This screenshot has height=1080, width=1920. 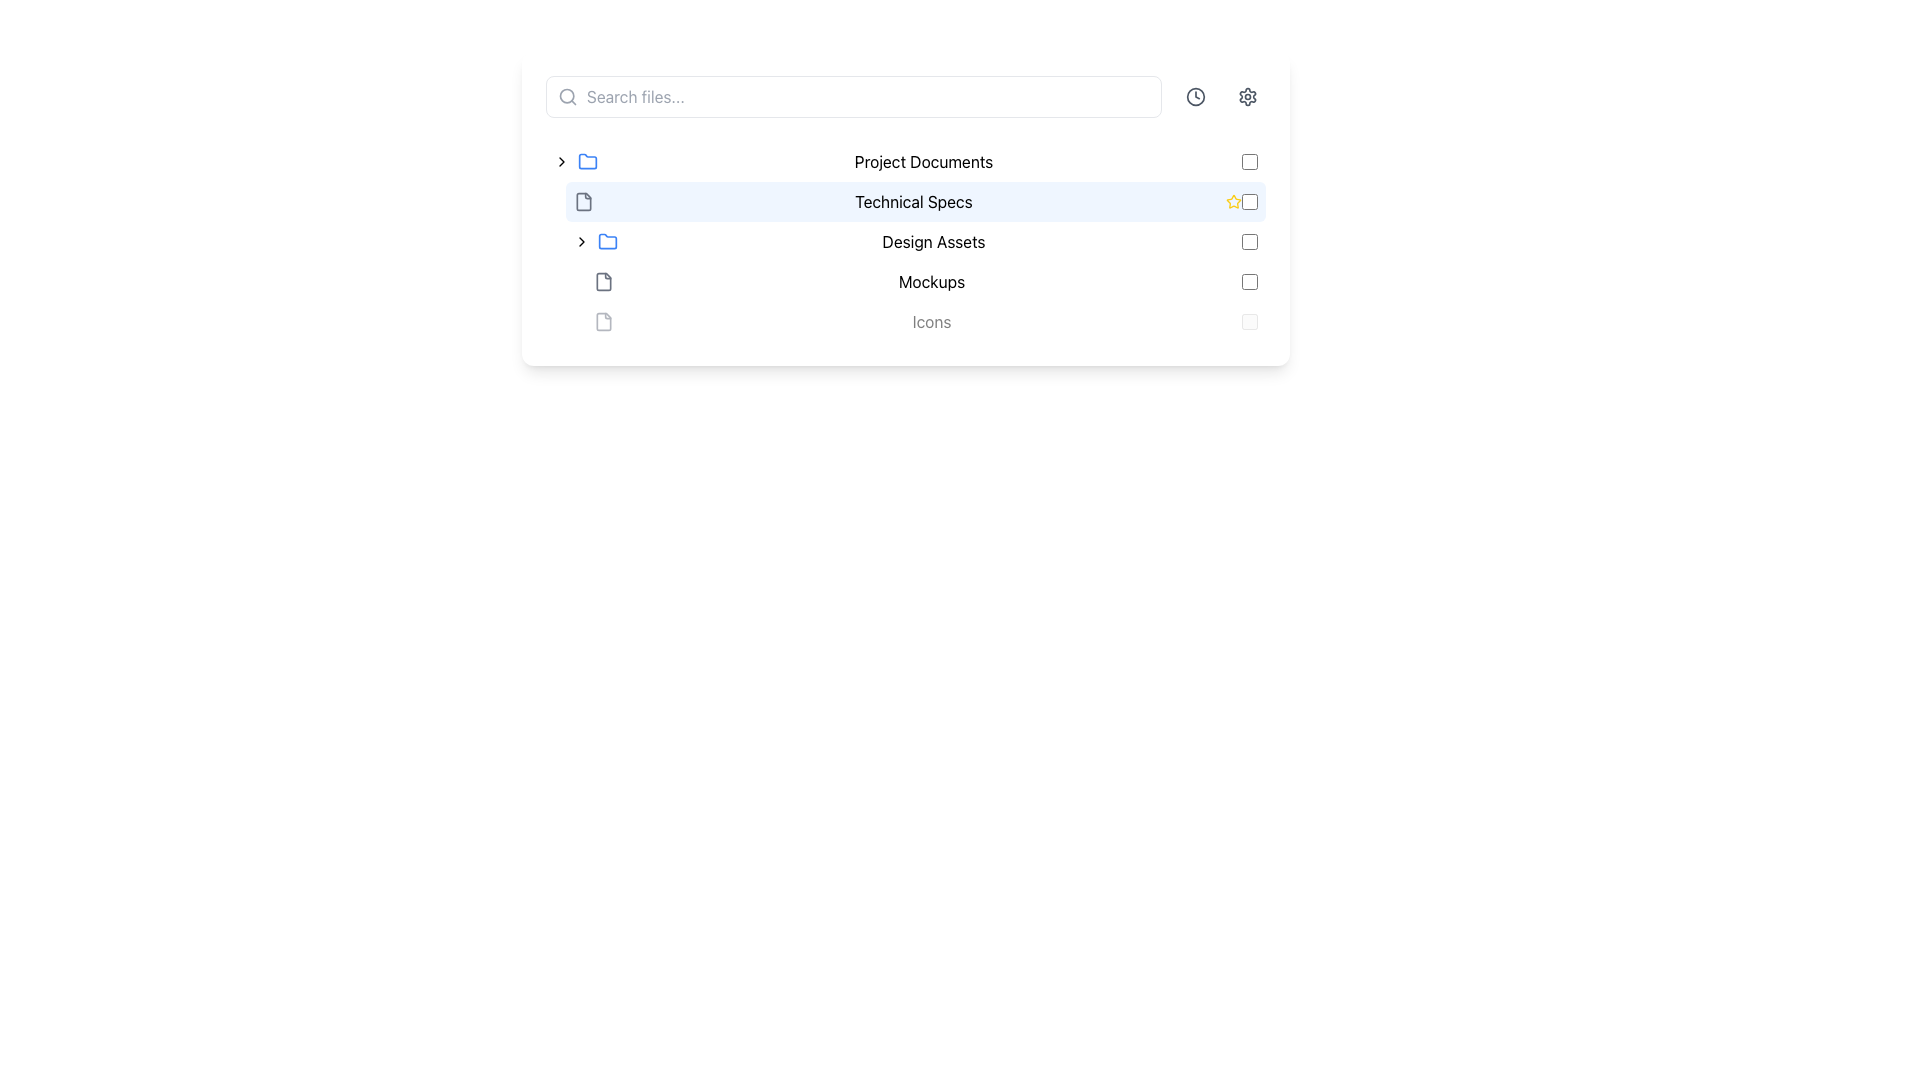 I want to click on the 'Technical Specs' text label in the navigation system, so click(x=912, y=201).